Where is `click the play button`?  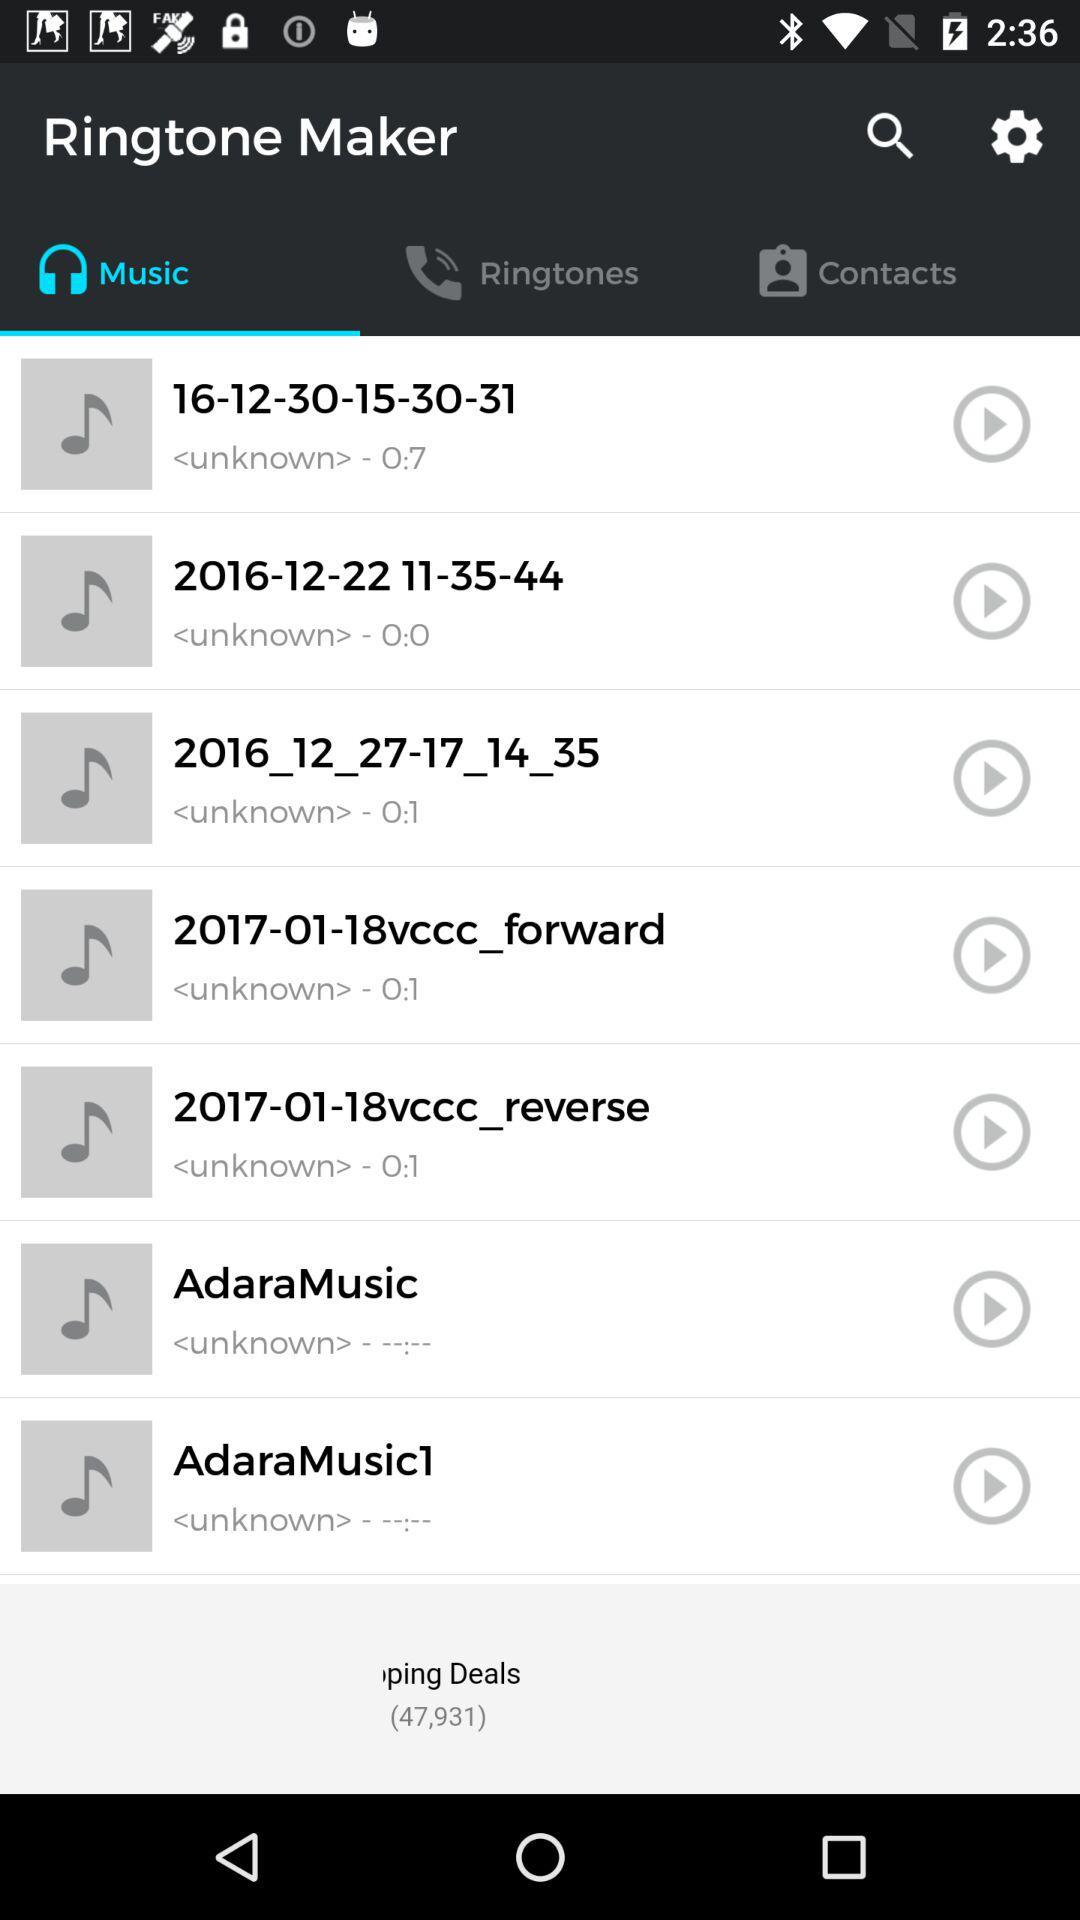 click the play button is located at coordinates (991, 777).